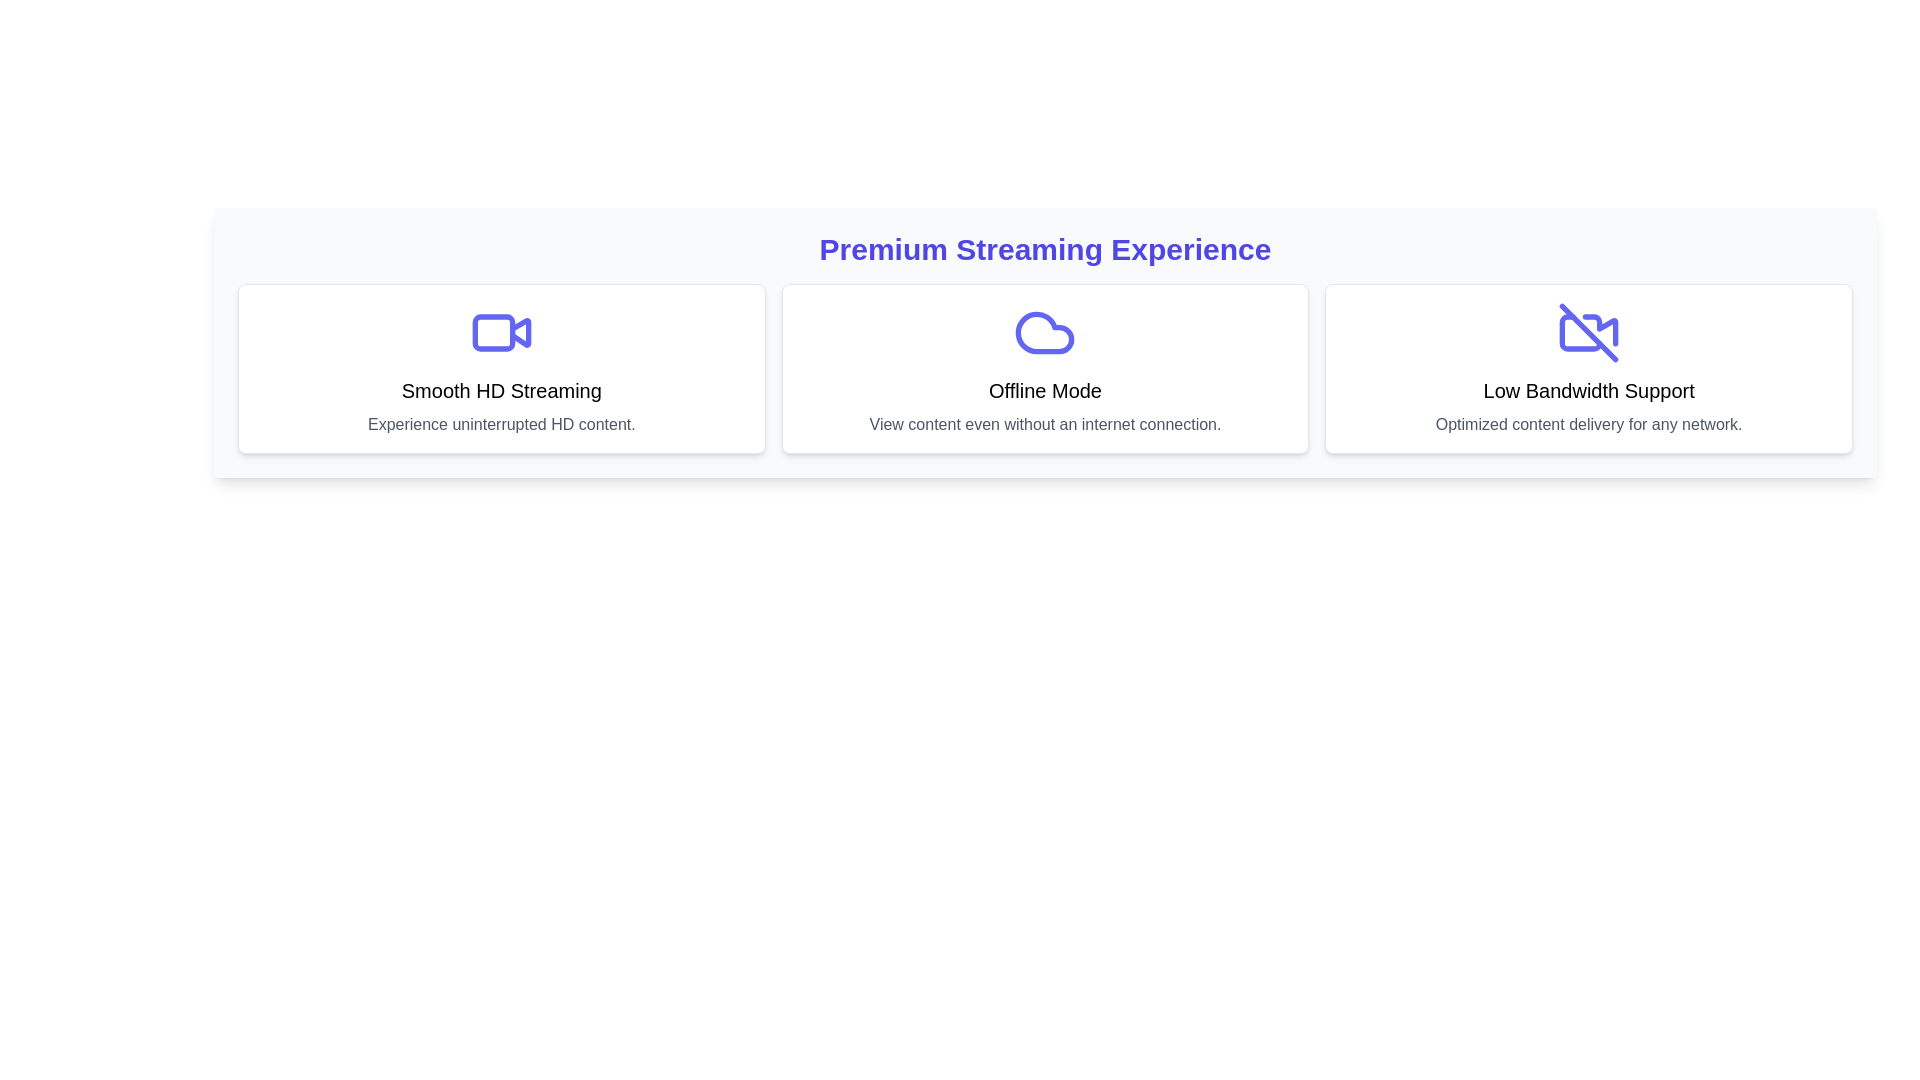  Describe the element at coordinates (501, 423) in the screenshot. I see `the text label providing additional information about the 'Smooth HD Streaming' functionality, located at the bottom of the card labeled 'Smooth HD Streaming'` at that location.